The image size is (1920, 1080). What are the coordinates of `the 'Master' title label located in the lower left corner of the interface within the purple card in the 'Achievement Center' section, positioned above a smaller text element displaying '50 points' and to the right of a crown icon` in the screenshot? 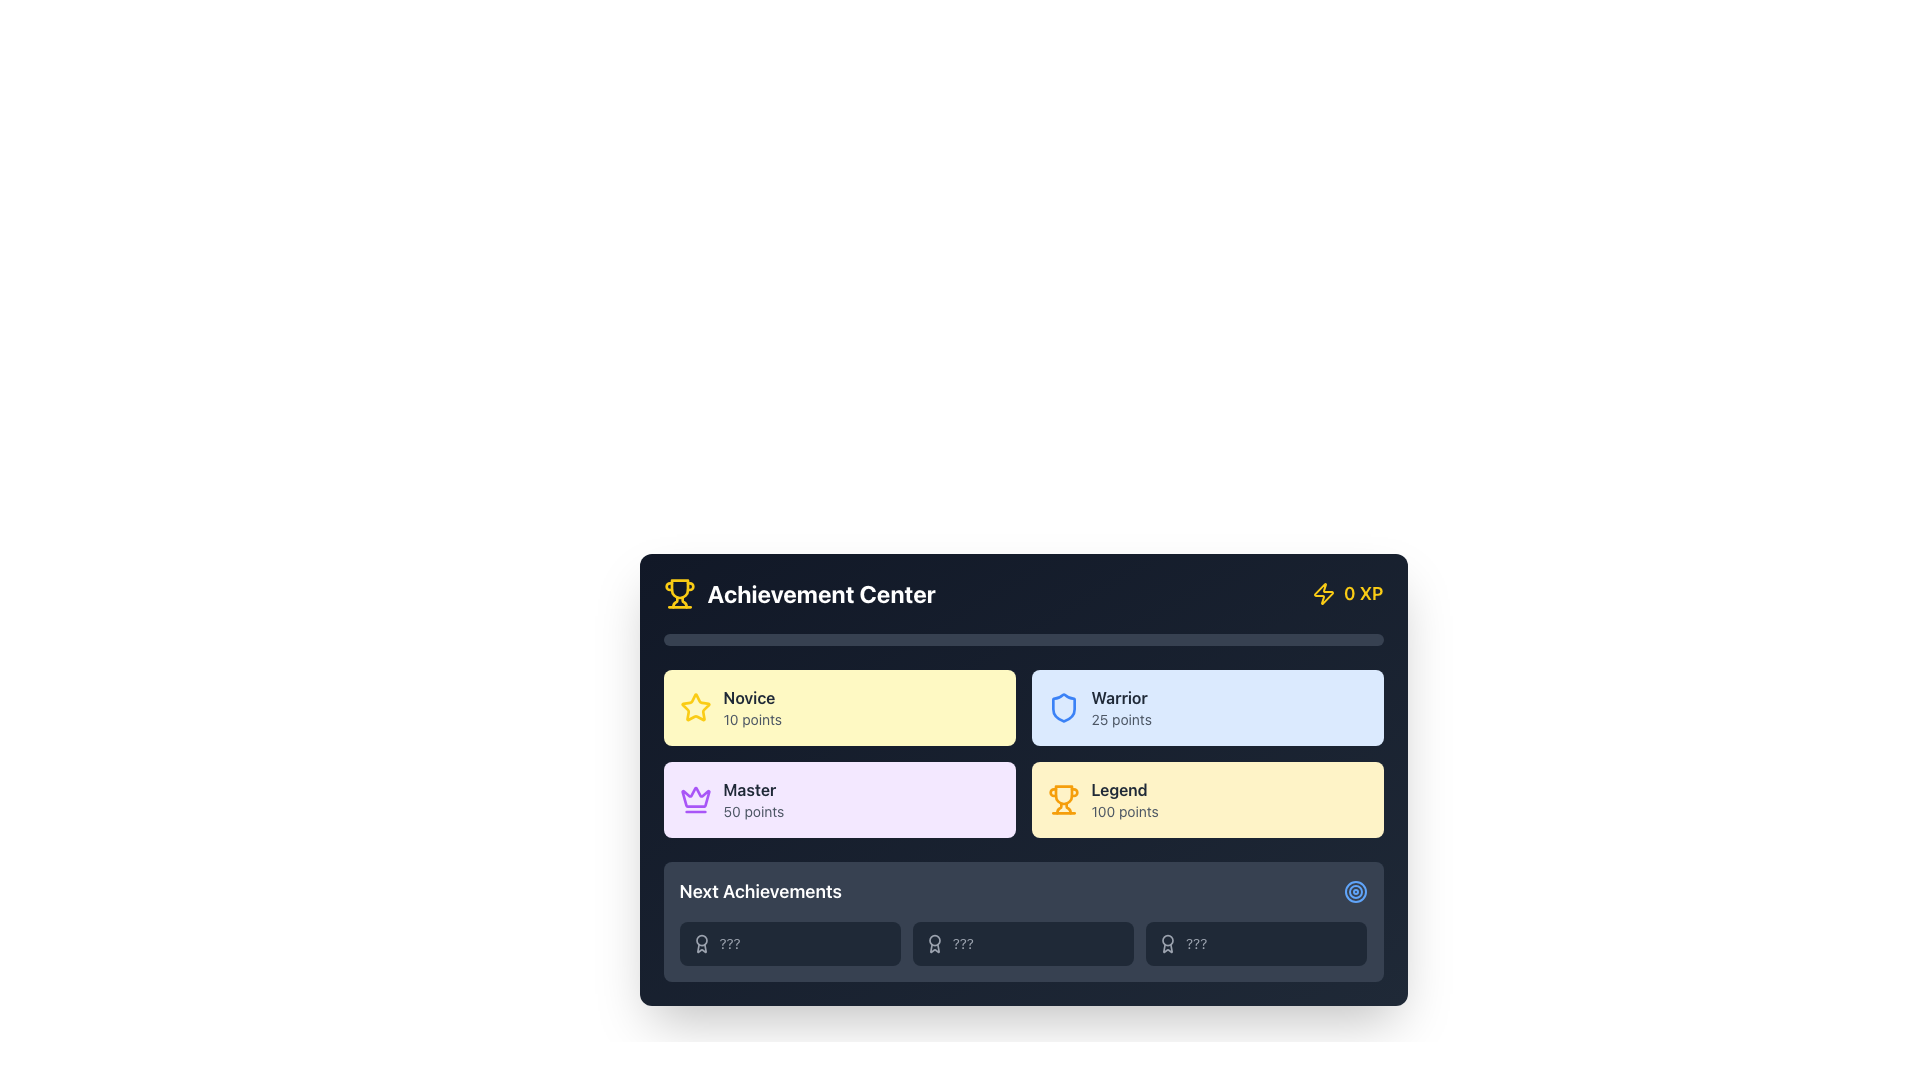 It's located at (752, 789).